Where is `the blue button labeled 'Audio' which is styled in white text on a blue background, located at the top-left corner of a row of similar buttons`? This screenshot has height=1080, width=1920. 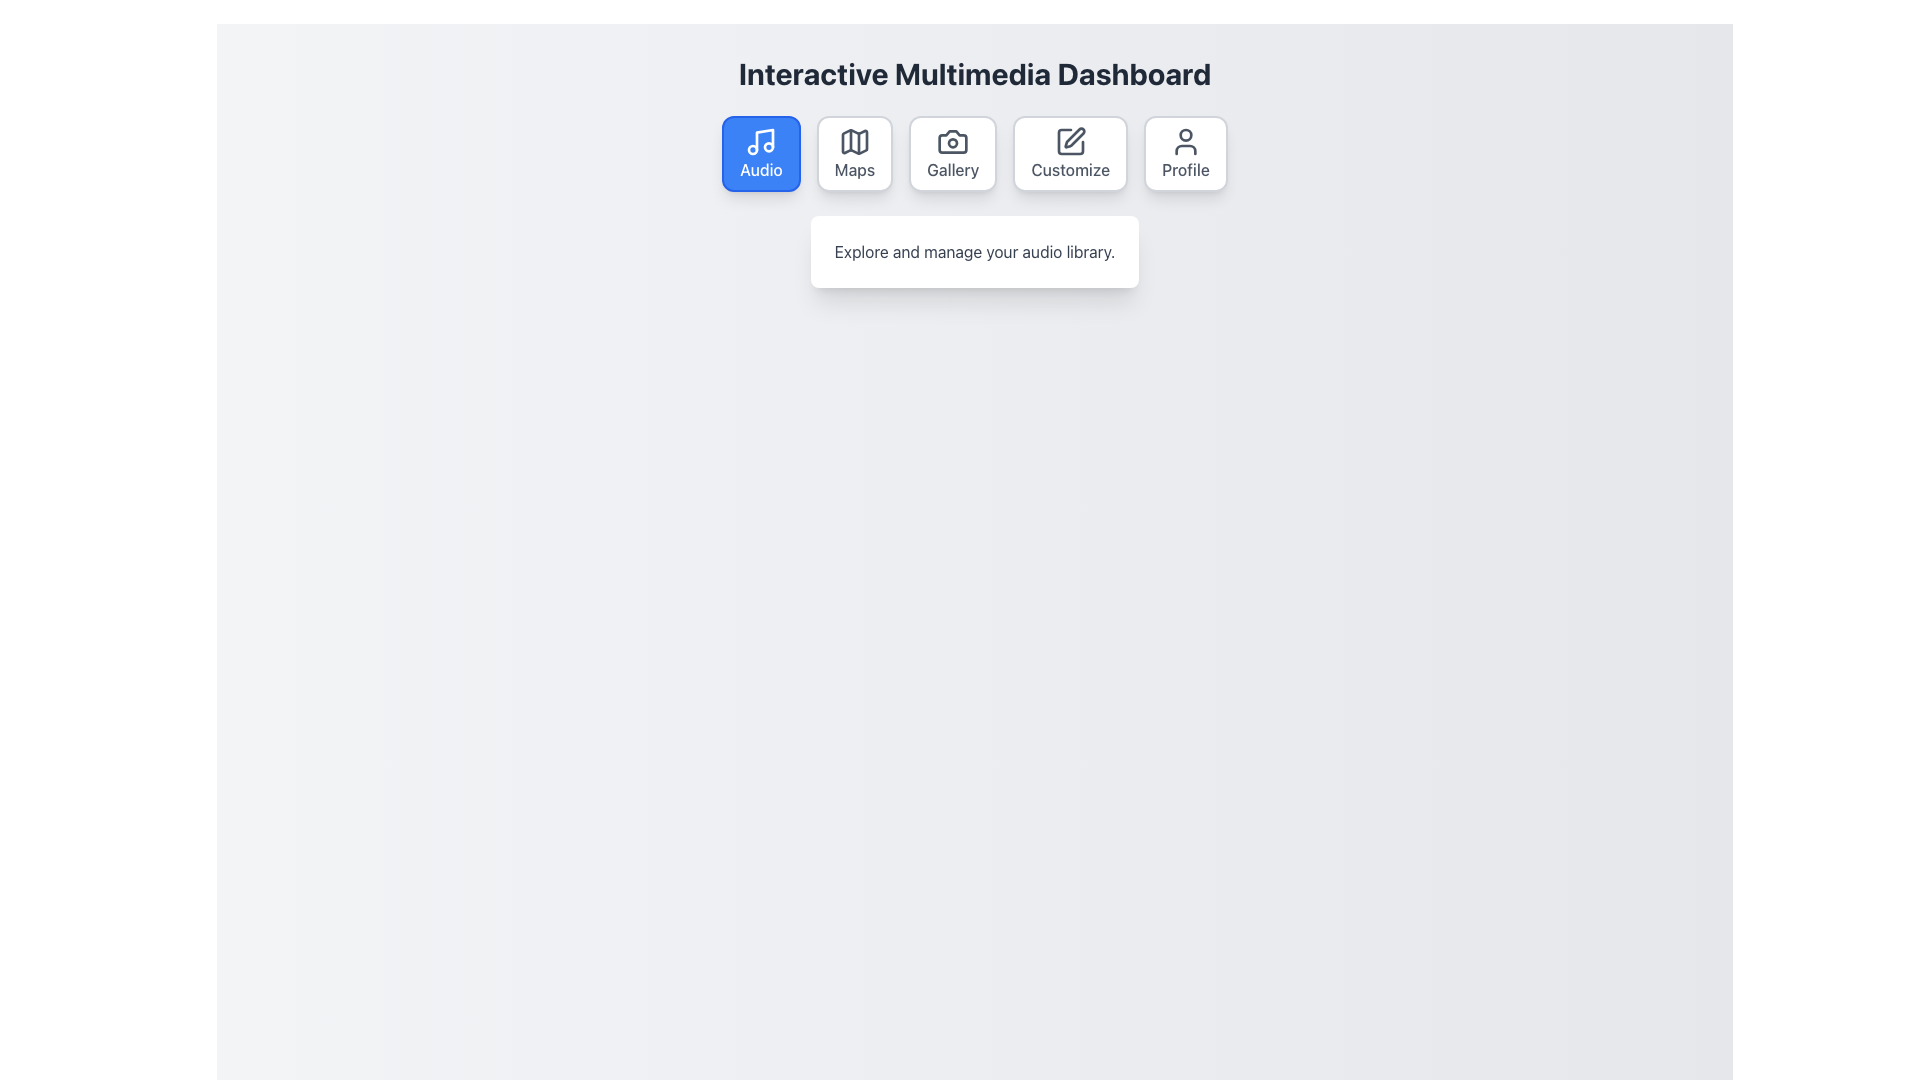
the blue button labeled 'Audio' which is styled in white text on a blue background, located at the top-left corner of a row of similar buttons is located at coordinates (760, 168).